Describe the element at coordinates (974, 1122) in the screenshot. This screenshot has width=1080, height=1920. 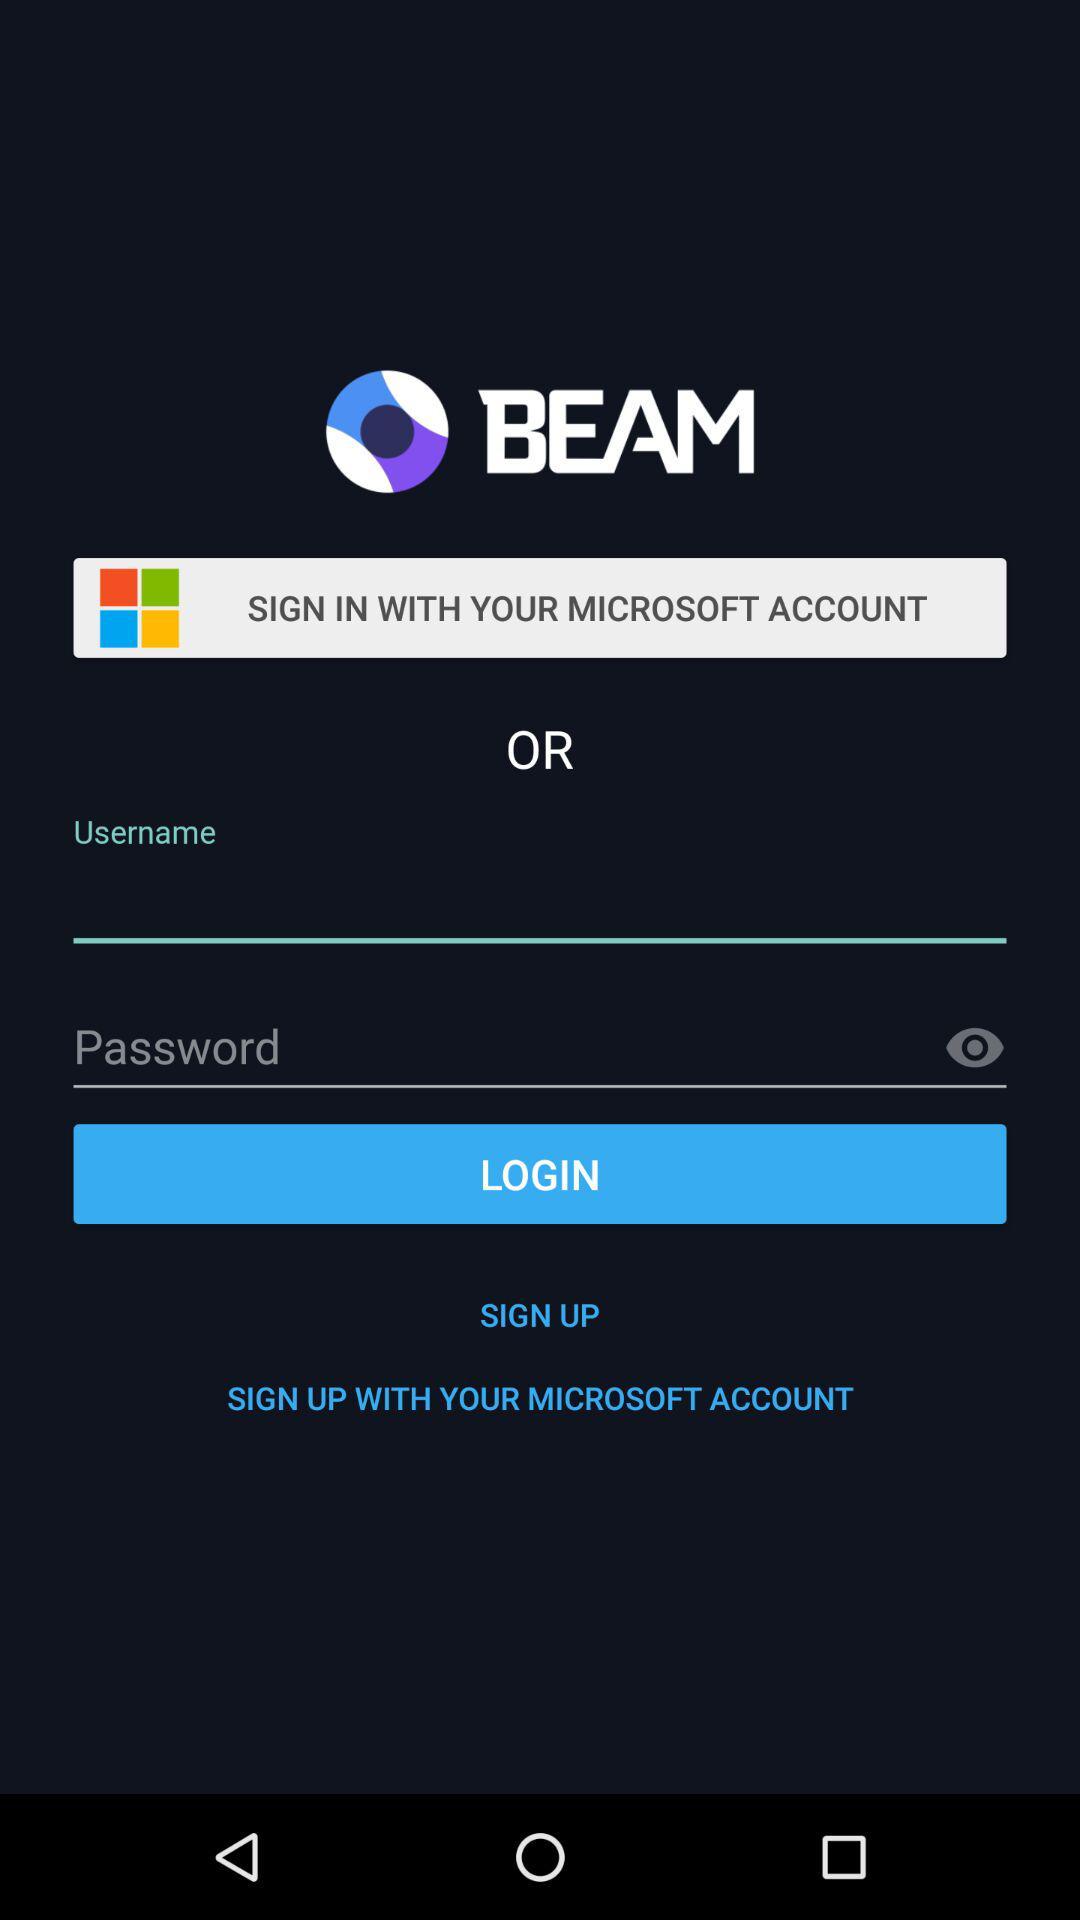
I see `the visibility icon` at that location.